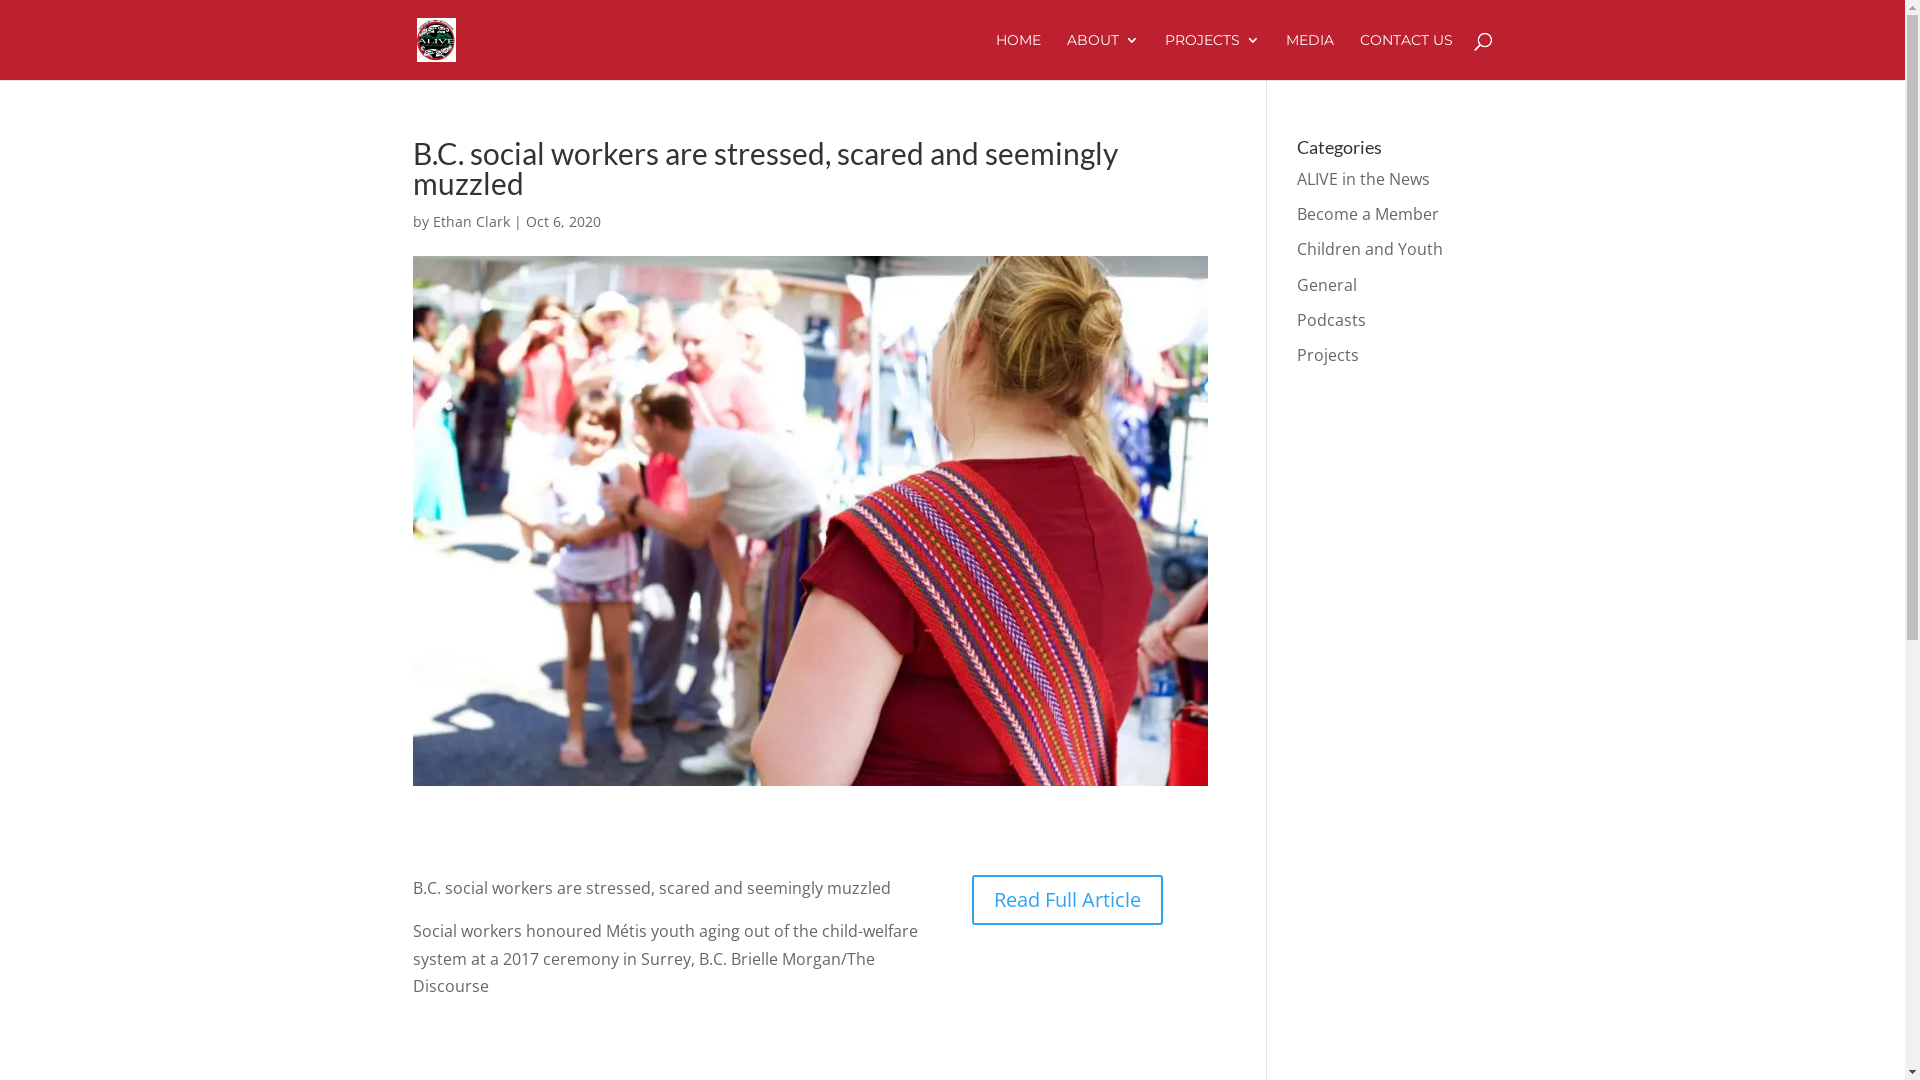  Describe the element at coordinates (1101, 55) in the screenshot. I see `'ABOUT'` at that location.